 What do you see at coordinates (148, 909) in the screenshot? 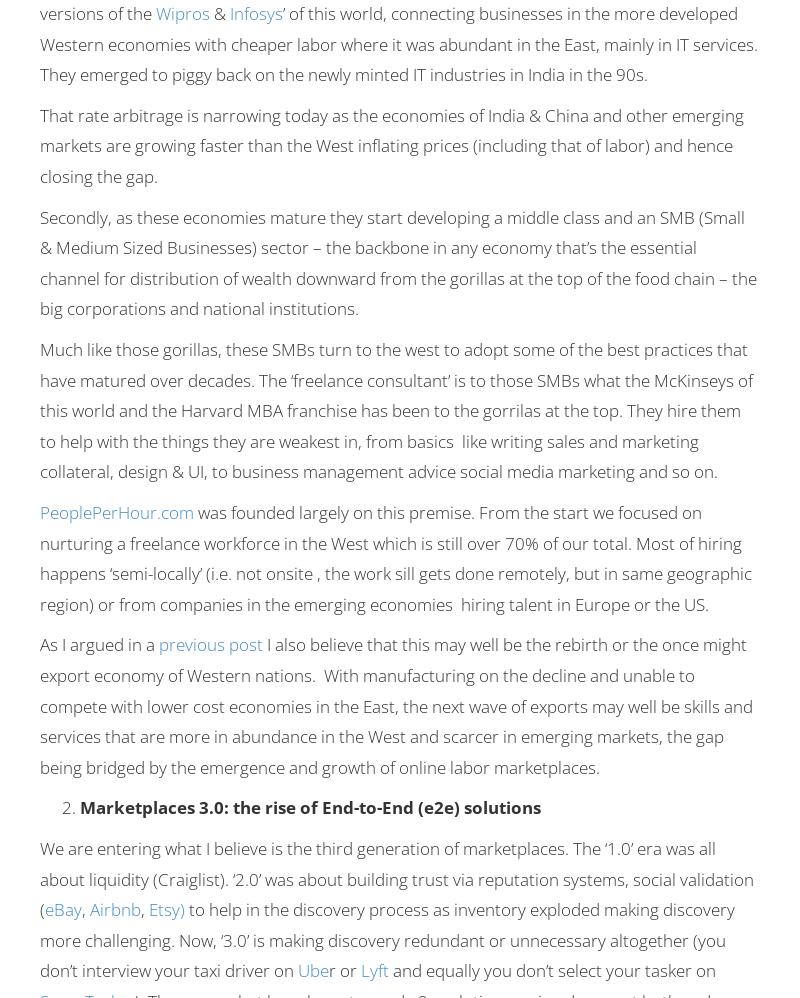
I see `'Etsy)'` at bounding box center [148, 909].